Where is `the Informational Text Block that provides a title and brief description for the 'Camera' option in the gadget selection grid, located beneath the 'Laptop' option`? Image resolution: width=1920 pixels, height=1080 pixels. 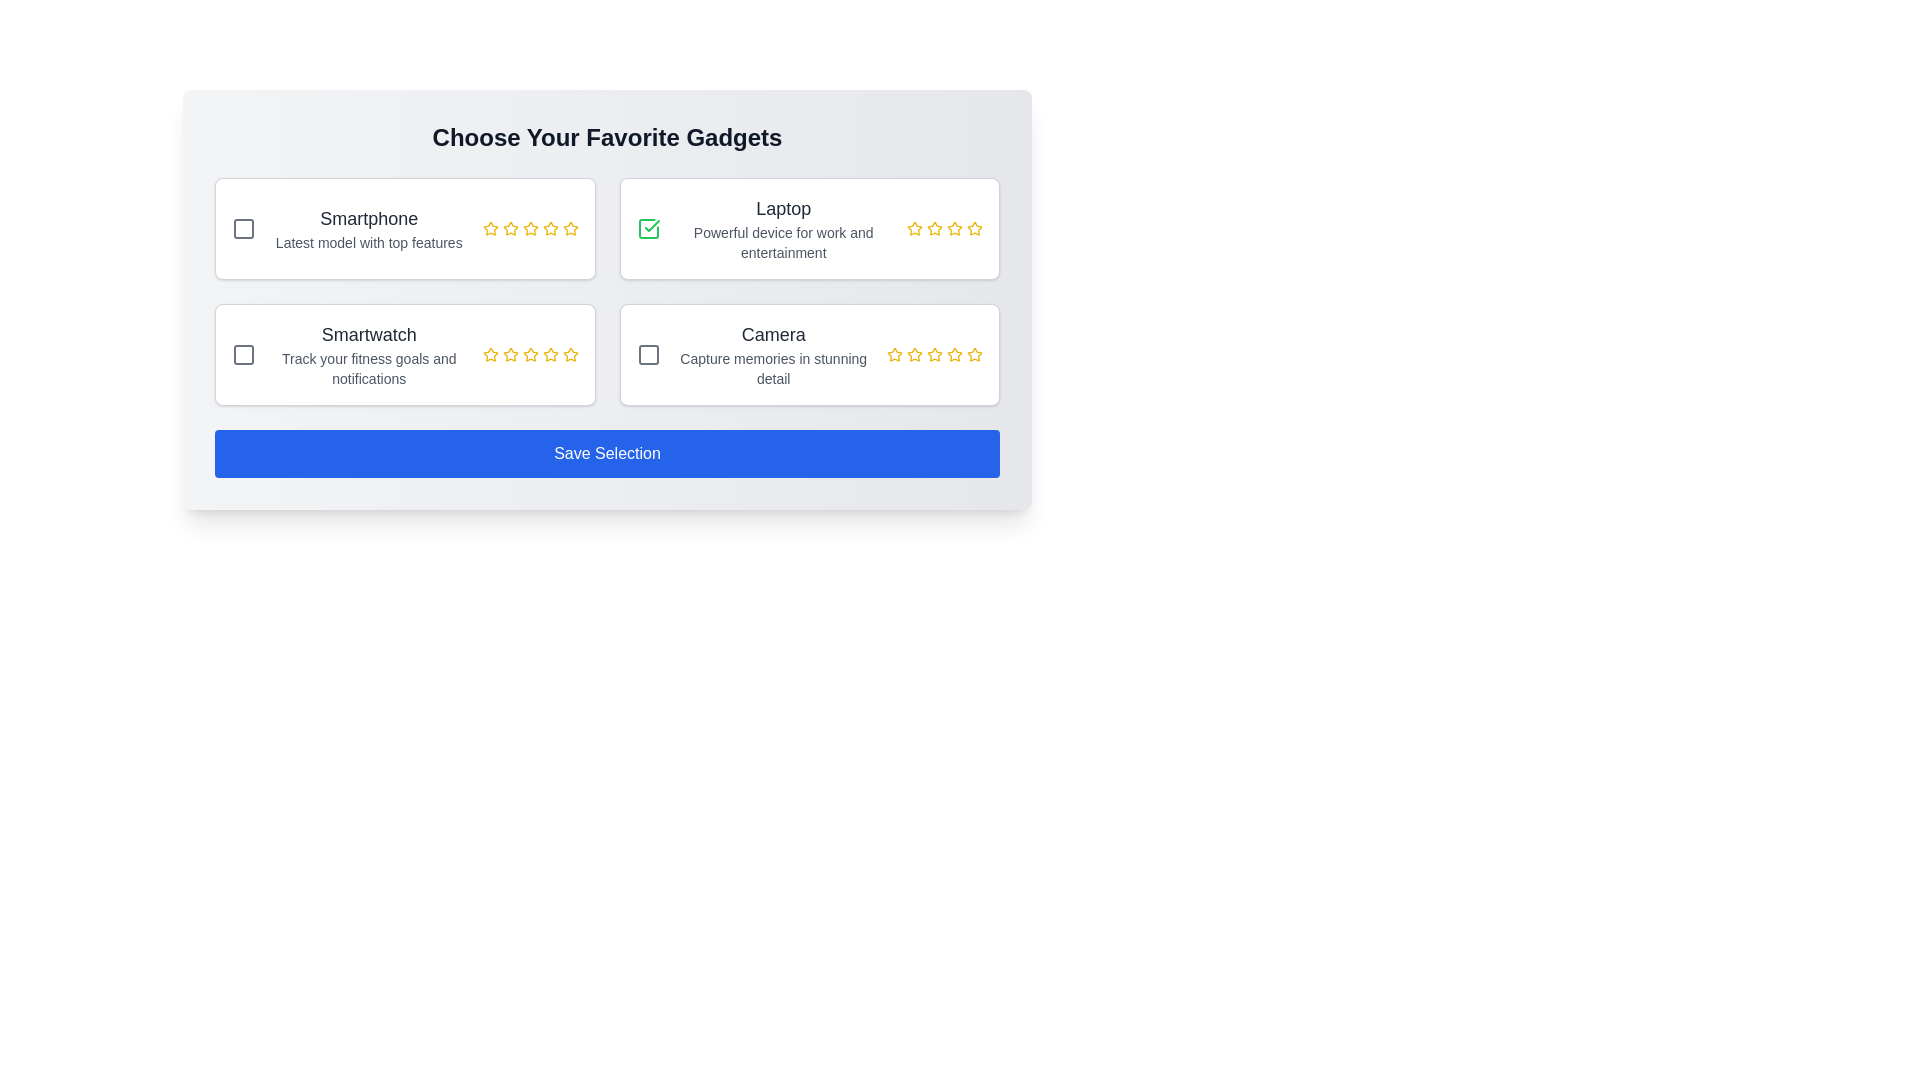 the Informational Text Block that provides a title and brief description for the 'Camera' option in the gadget selection grid, located beneath the 'Laptop' option is located at coordinates (772, 353).